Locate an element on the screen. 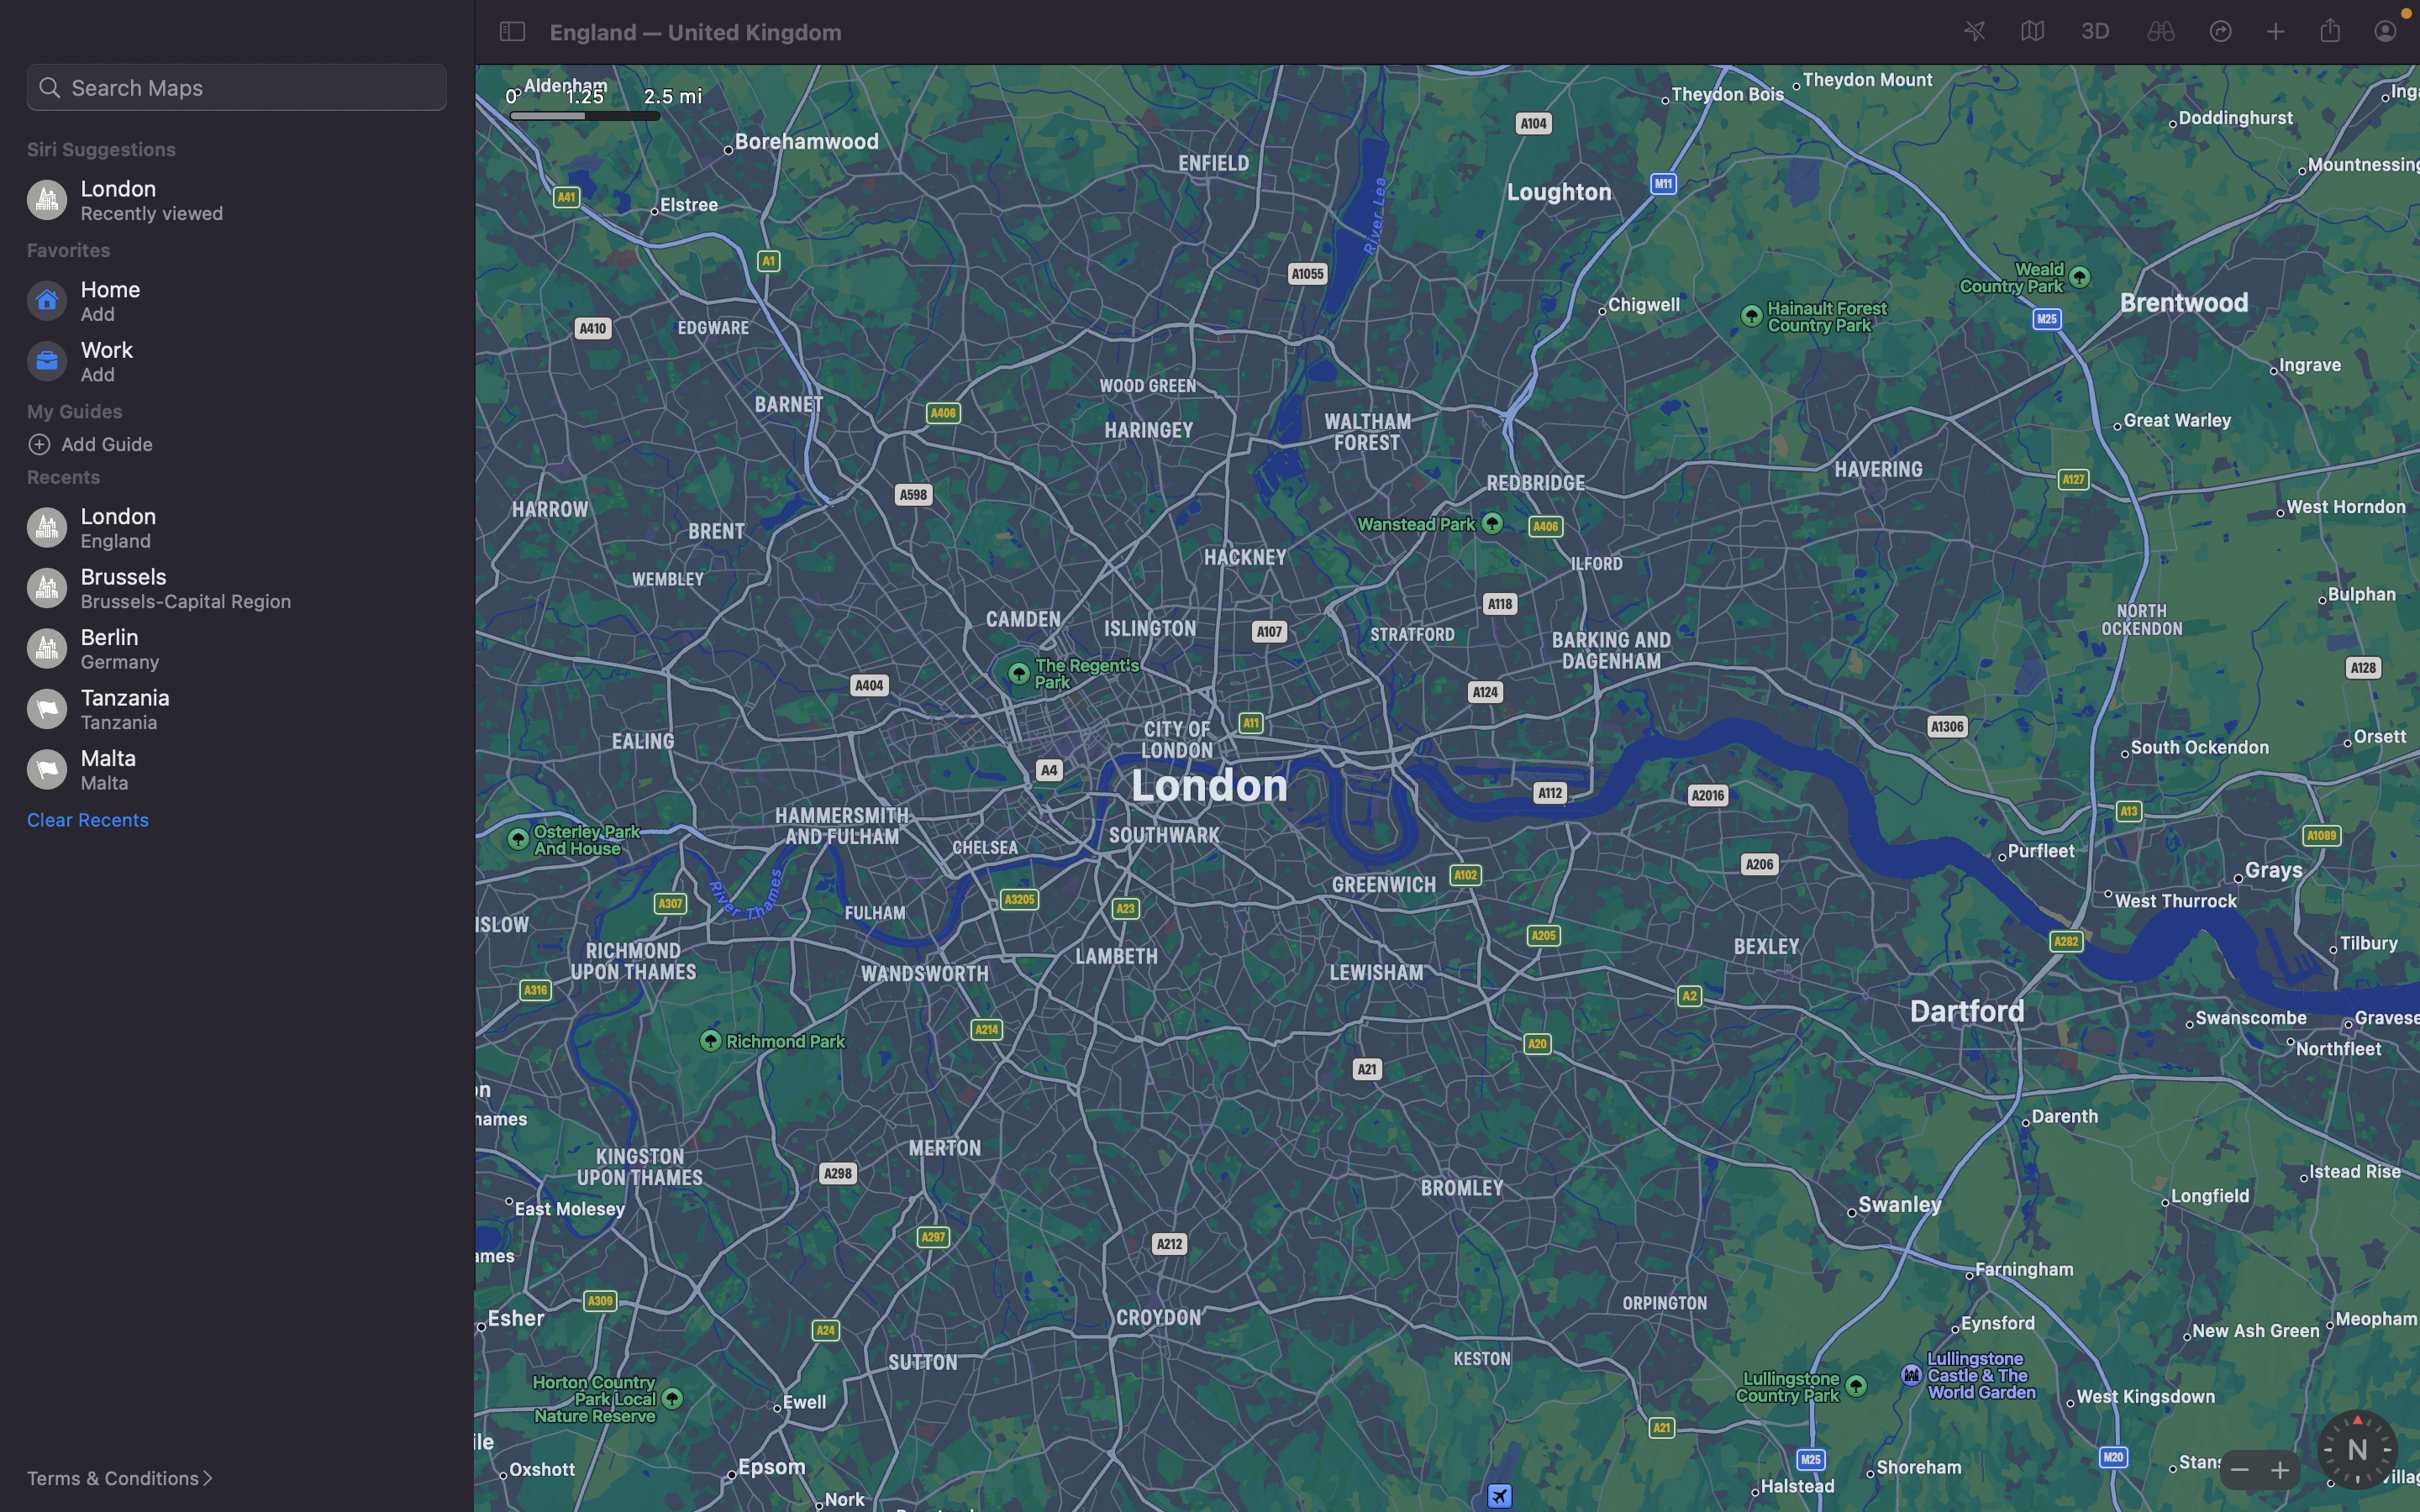  Look around the current map location is located at coordinates (2160, 32).